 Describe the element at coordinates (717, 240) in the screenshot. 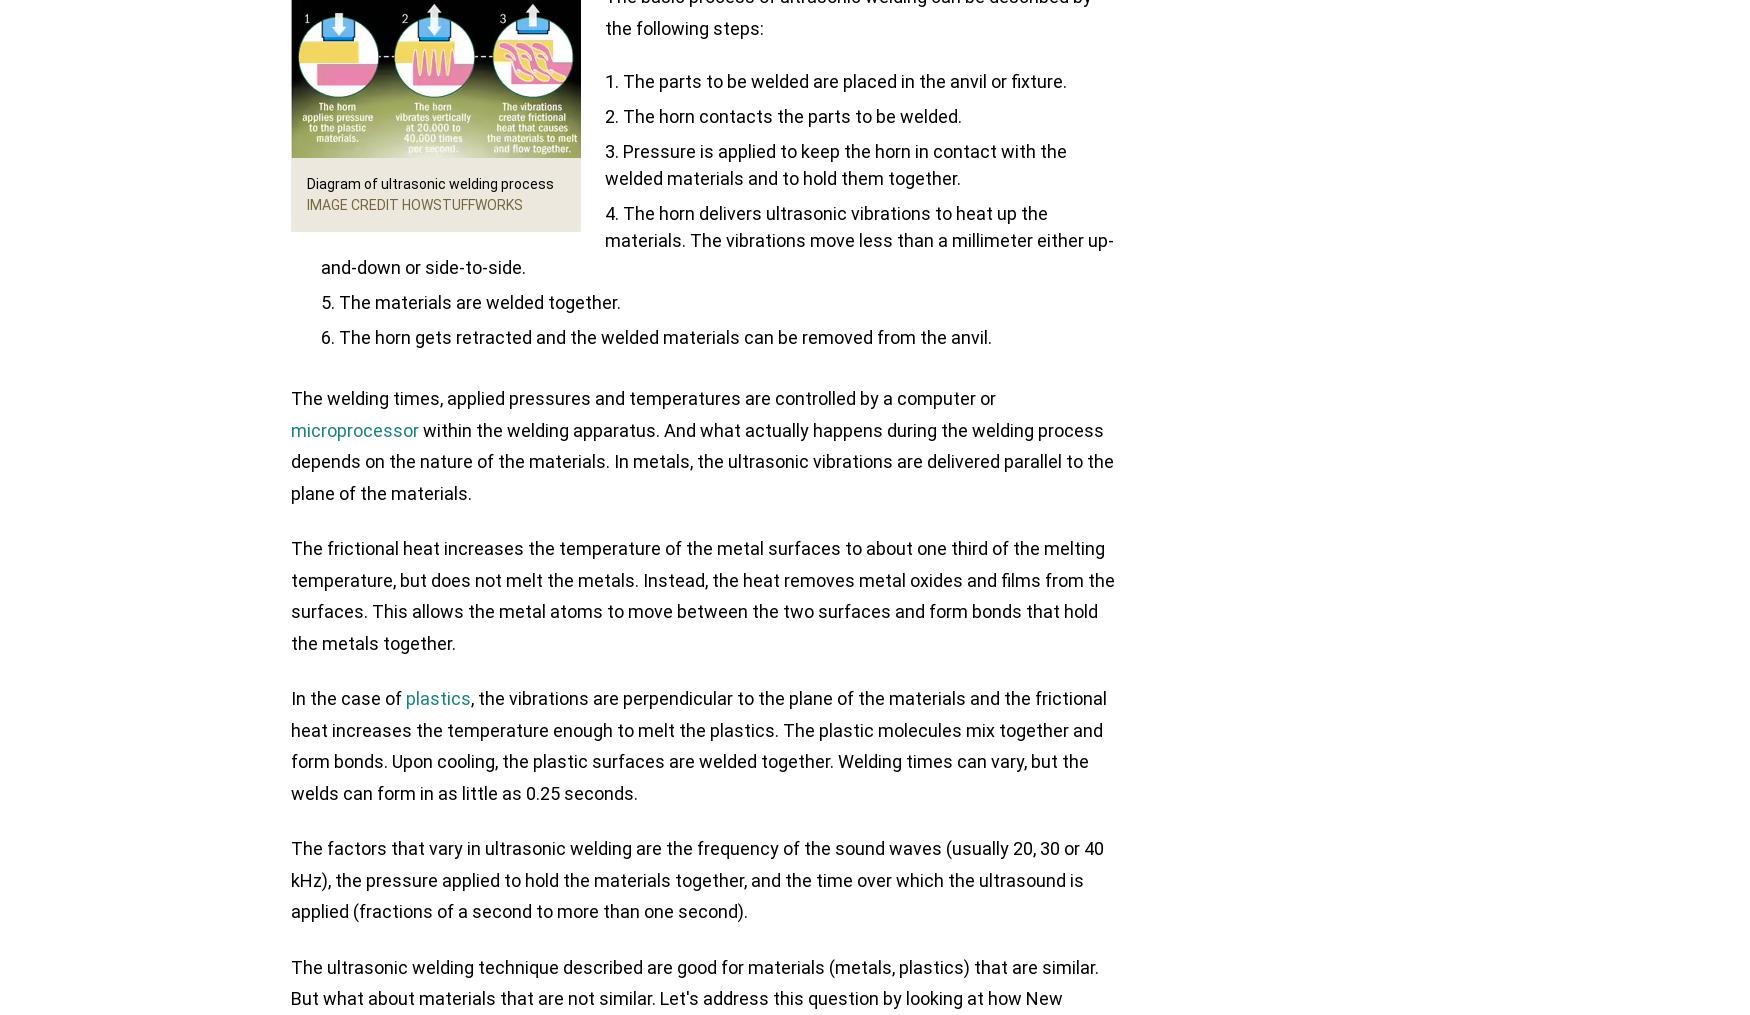

I see `'The horn delivers ultrasonic vibrations to heat up the materials. The vibrations move less than a millimeter either up-and-down or side-to-side.'` at that location.